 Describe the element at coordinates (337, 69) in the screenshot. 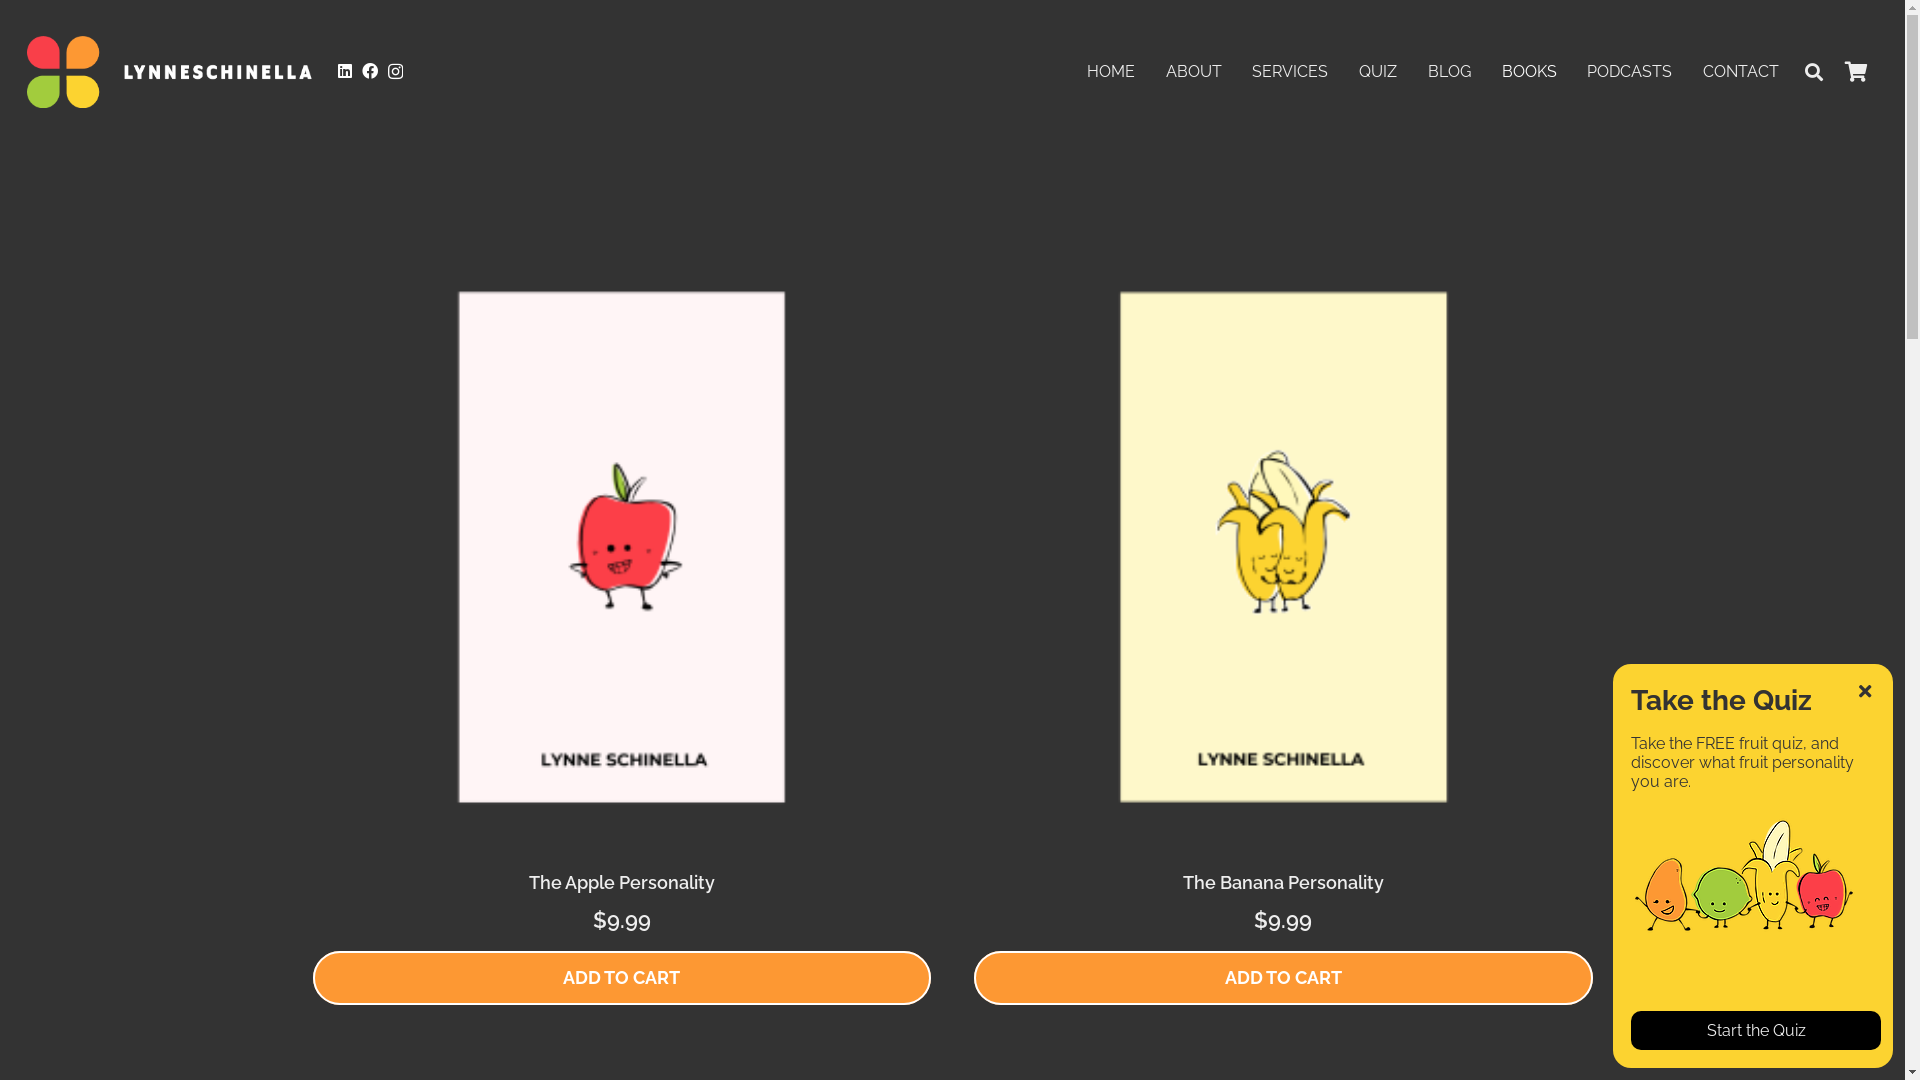

I see `'LinkedIn'` at that location.